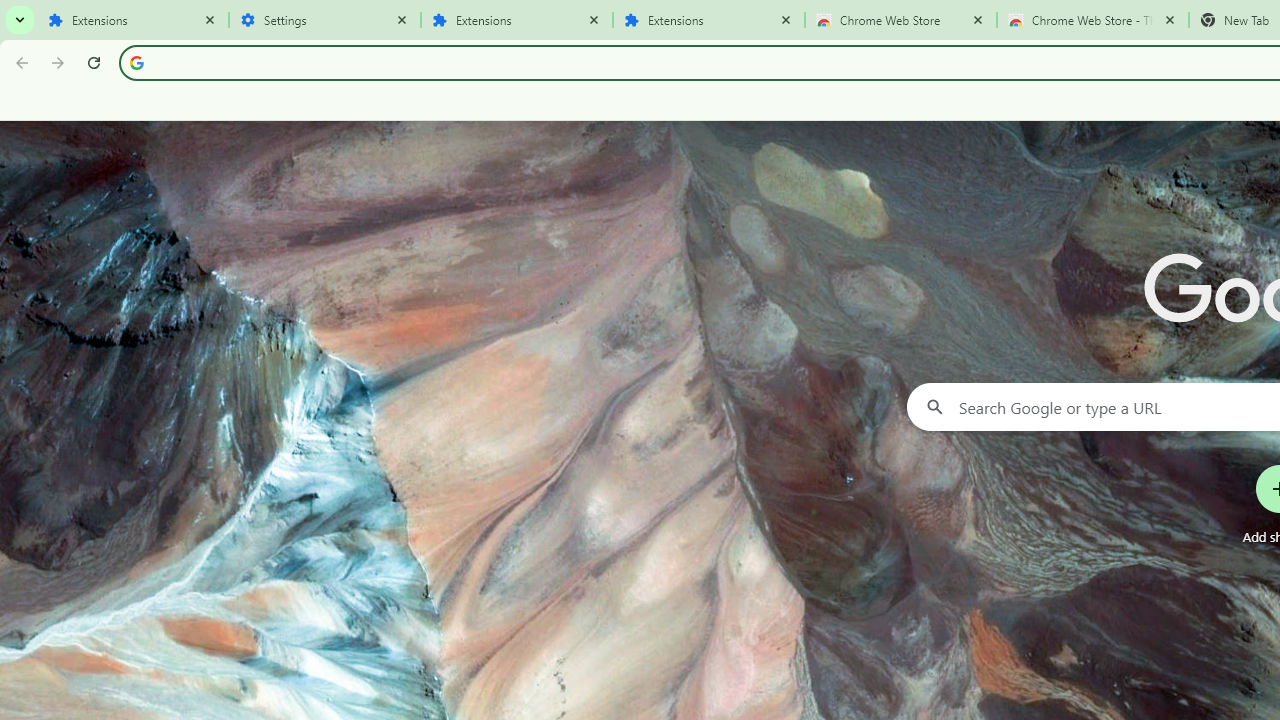 The image size is (1280, 720). Describe the element at coordinates (132, 20) in the screenshot. I see `'Extensions'` at that location.